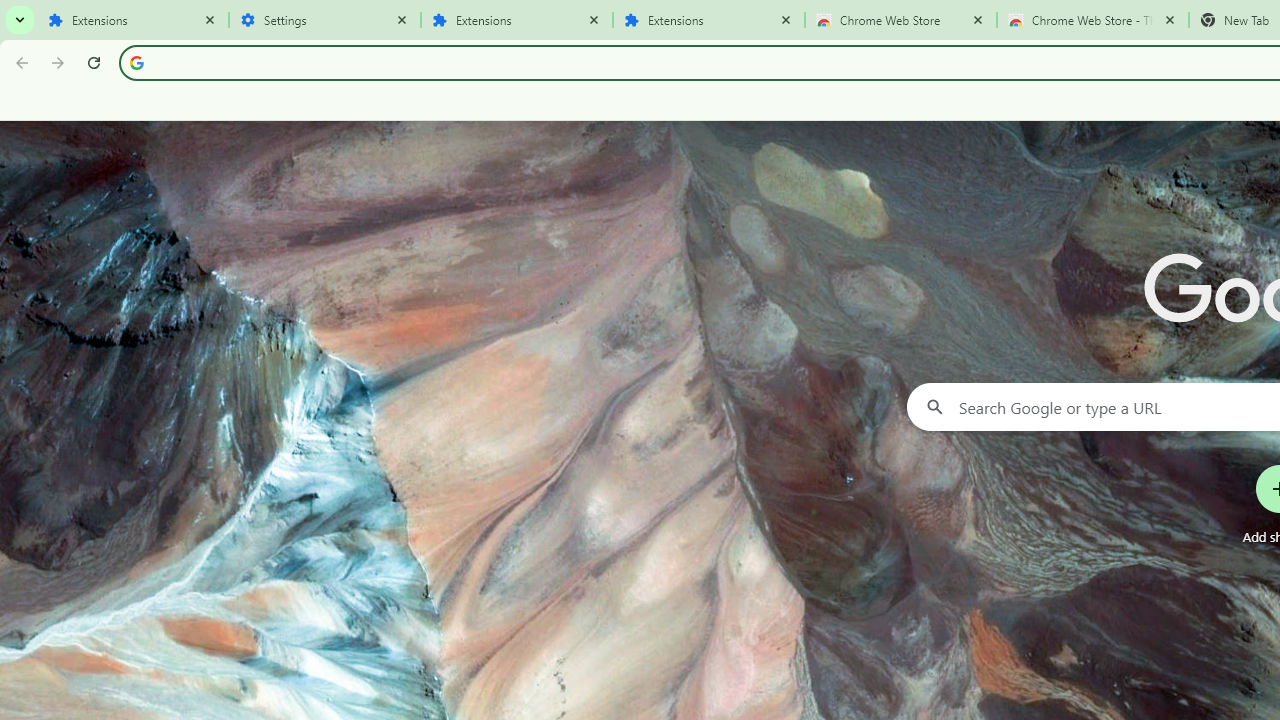 The image size is (1280, 720). Describe the element at coordinates (132, 20) in the screenshot. I see `'Extensions'` at that location.